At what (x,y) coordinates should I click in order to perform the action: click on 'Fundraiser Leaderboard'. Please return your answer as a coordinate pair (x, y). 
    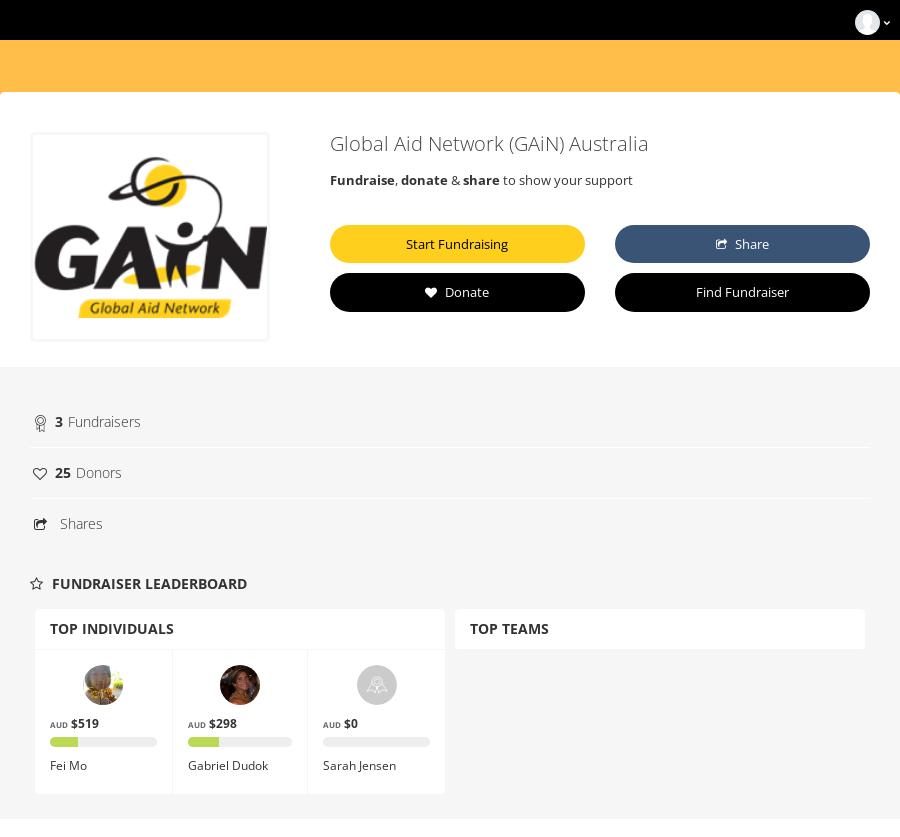
    Looking at the image, I should click on (147, 583).